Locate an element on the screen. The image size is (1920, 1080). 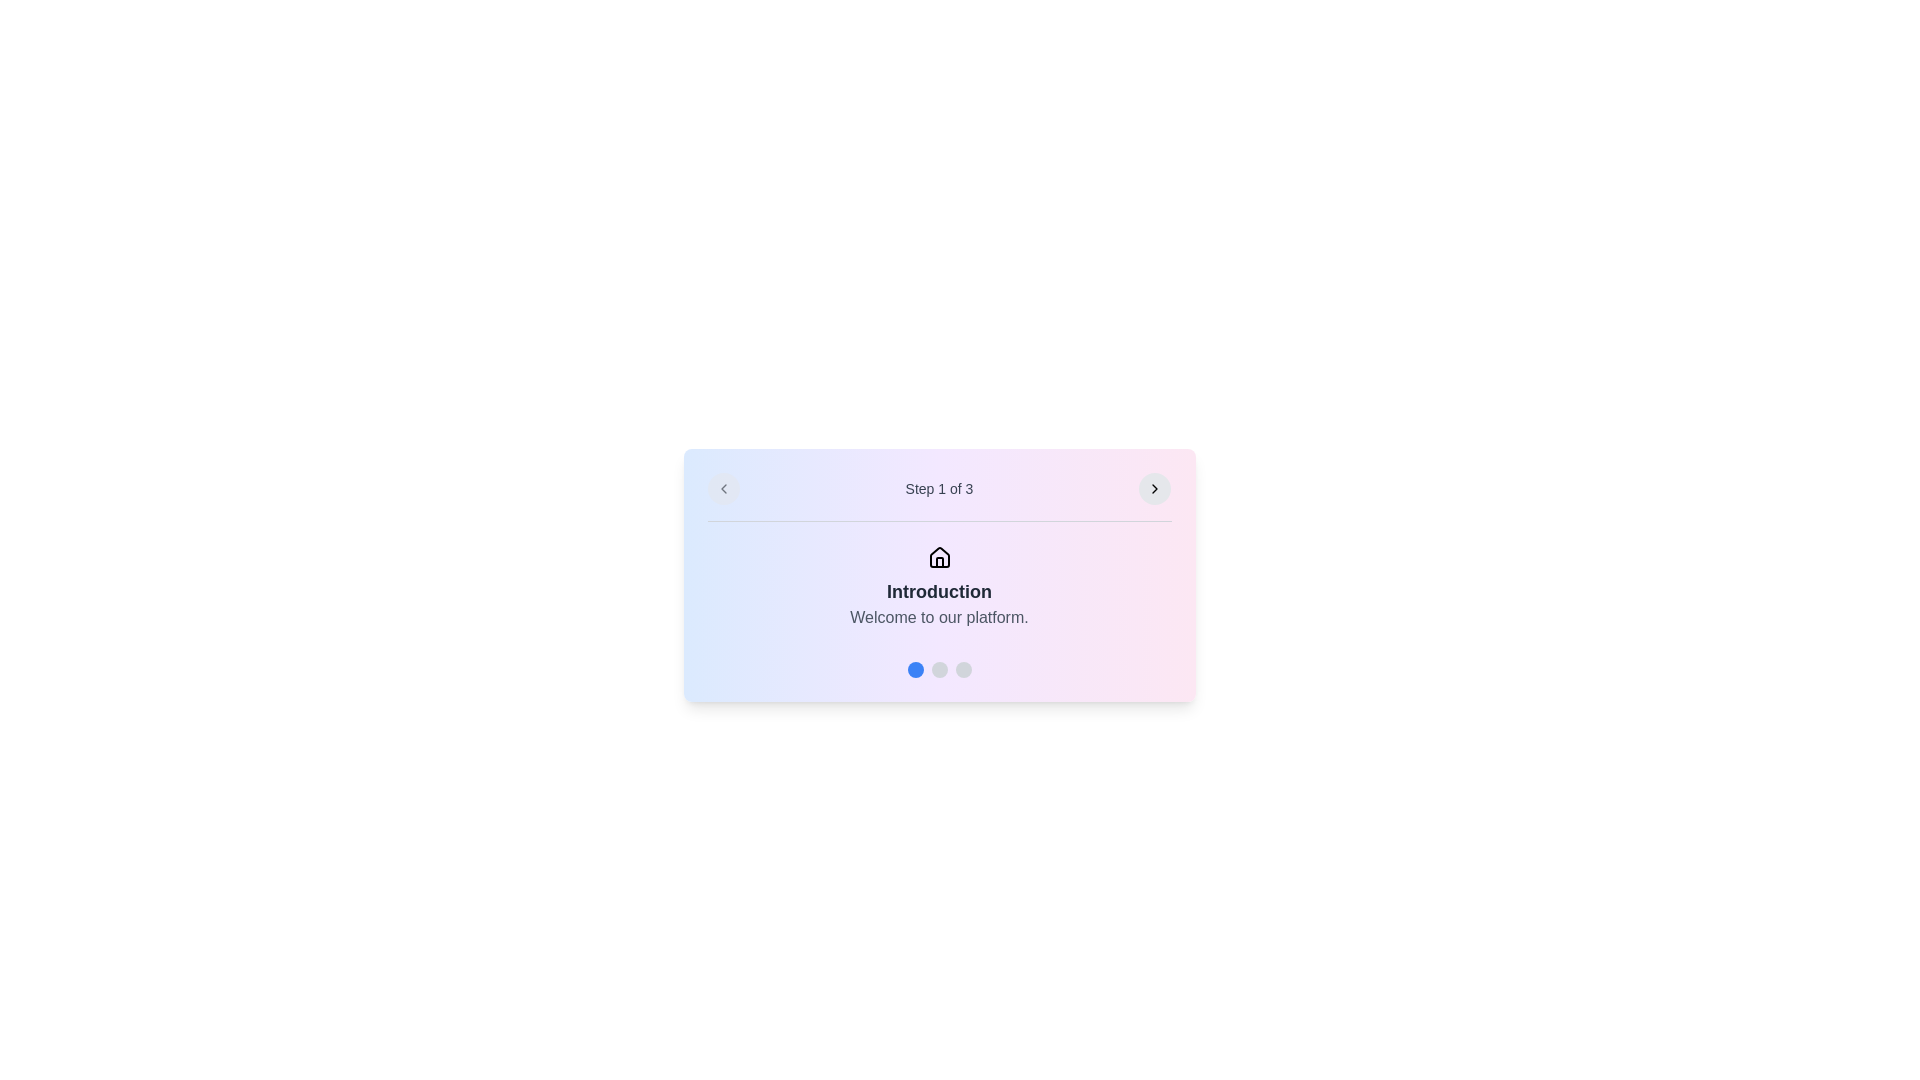
the first circle of the Step Indicator located at the bottom center of the card-like component to change steps is located at coordinates (938, 662).